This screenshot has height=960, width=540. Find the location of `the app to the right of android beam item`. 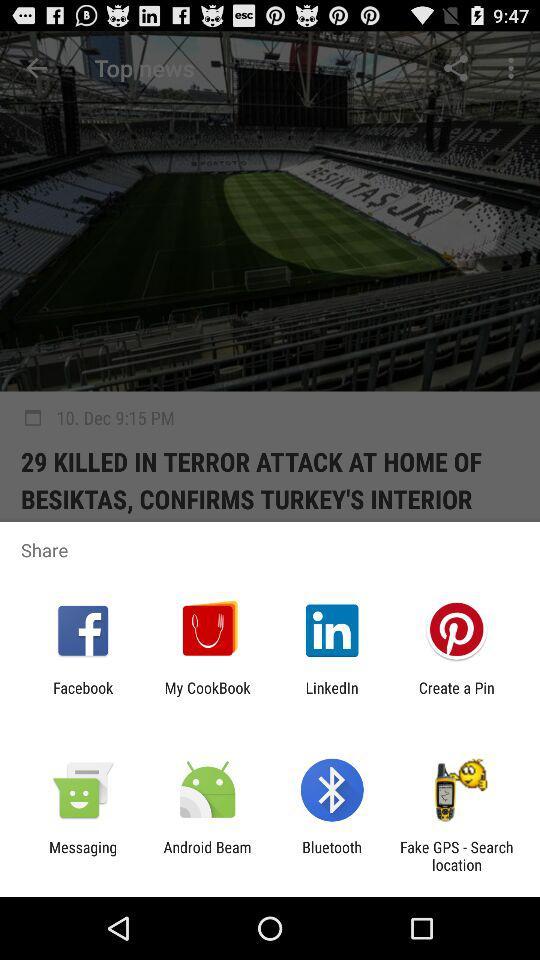

the app to the right of android beam item is located at coordinates (332, 855).